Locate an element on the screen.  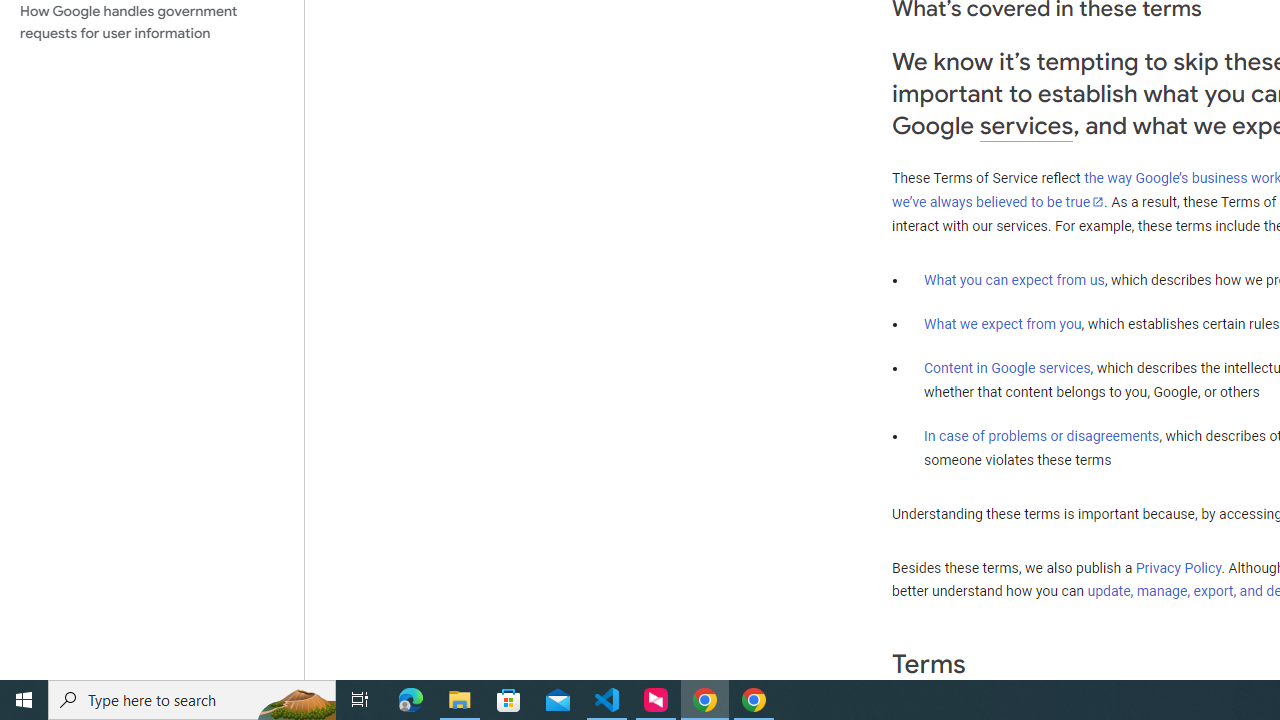
'Content in Google services' is located at coordinates (1007, 368).